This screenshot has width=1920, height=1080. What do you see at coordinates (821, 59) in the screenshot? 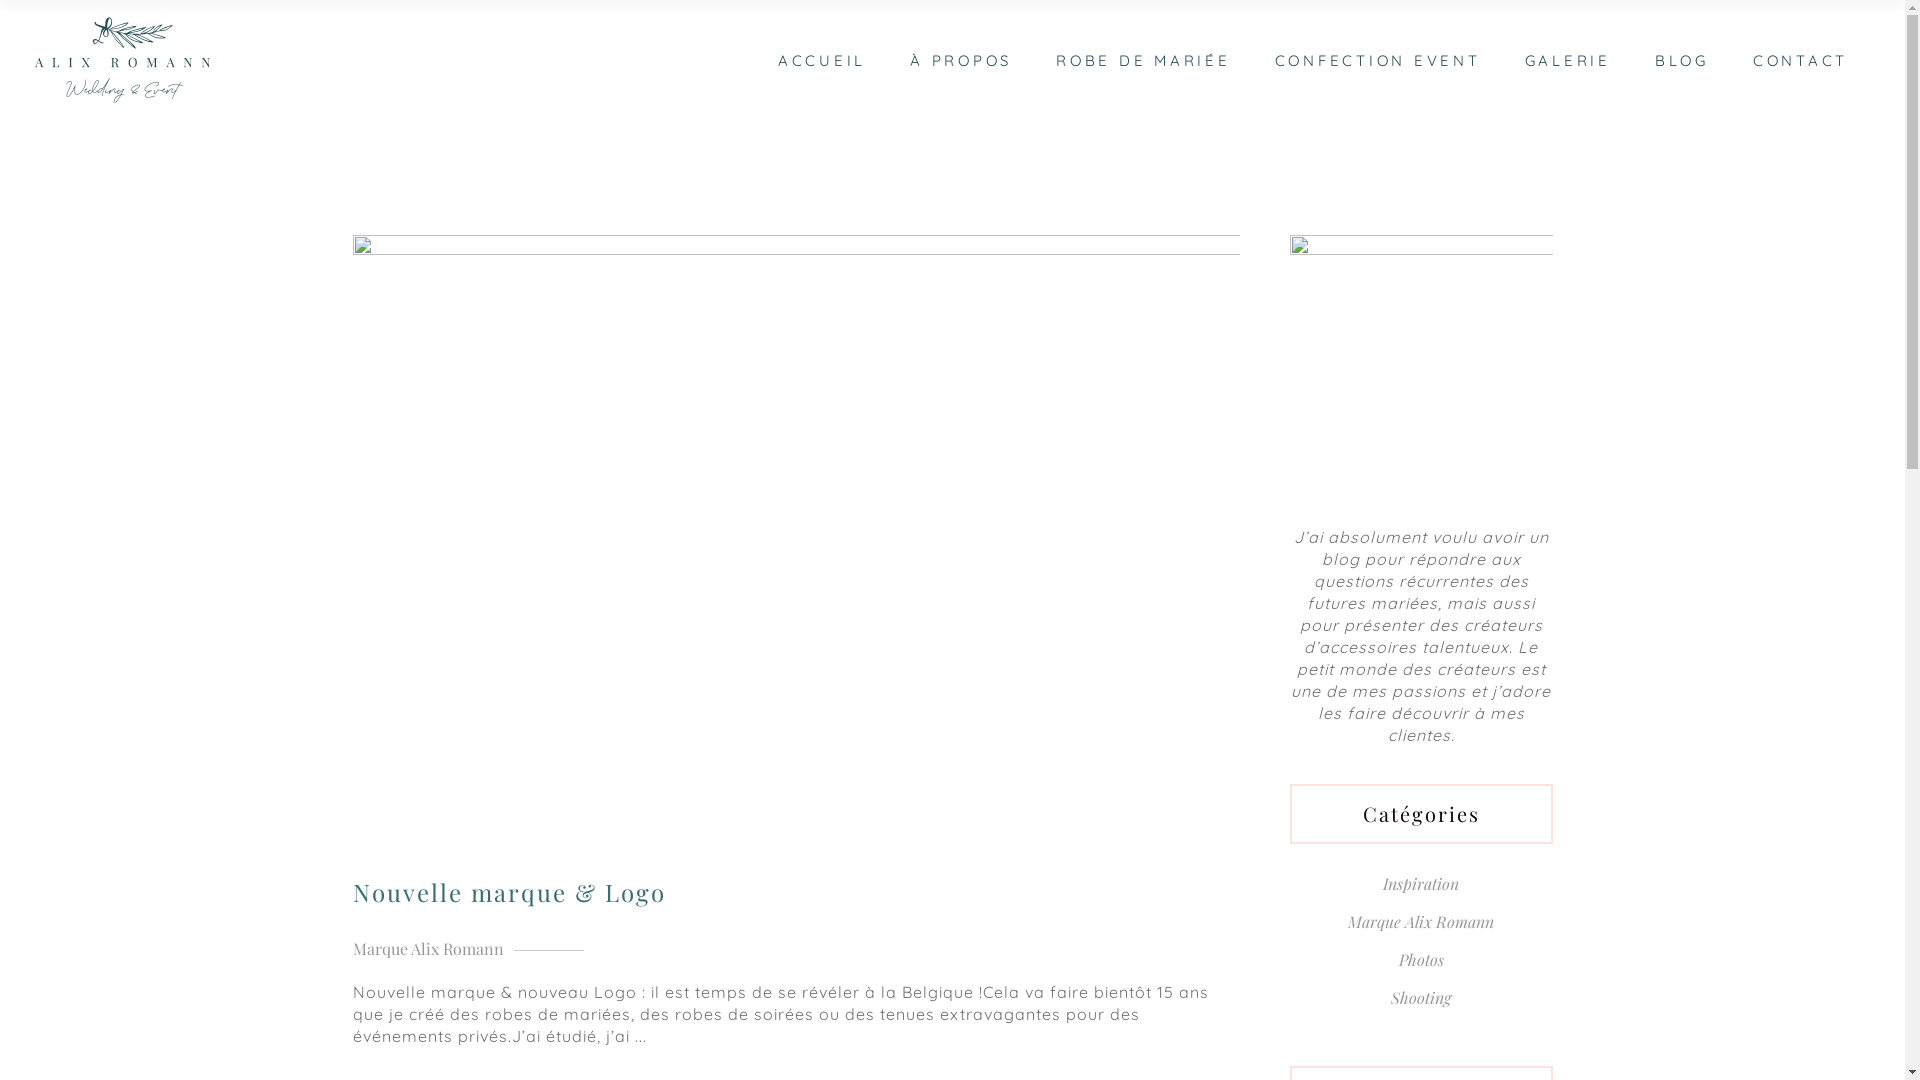
I see `'ACCUEIL'` at bounding box center [821, 59].